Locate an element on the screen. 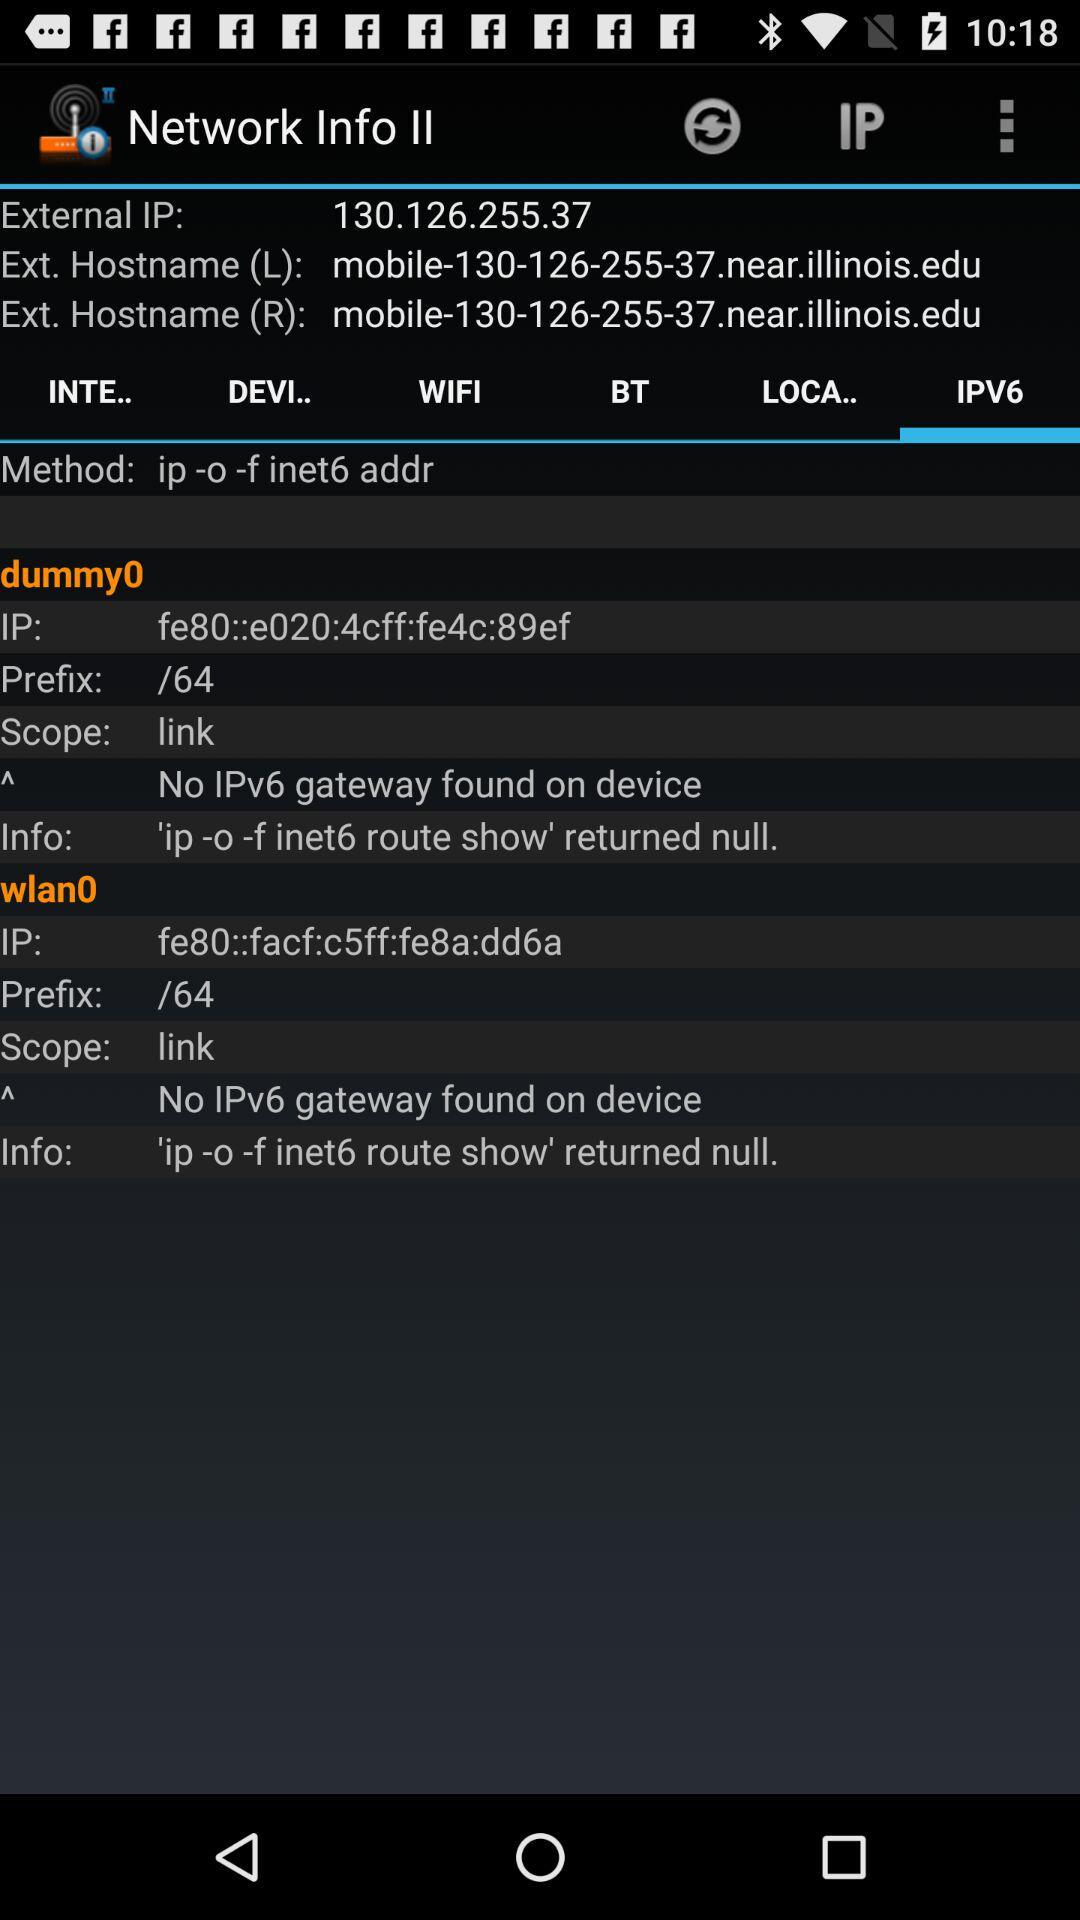  the app above the ip o f app is located at coordinates (628, 390).